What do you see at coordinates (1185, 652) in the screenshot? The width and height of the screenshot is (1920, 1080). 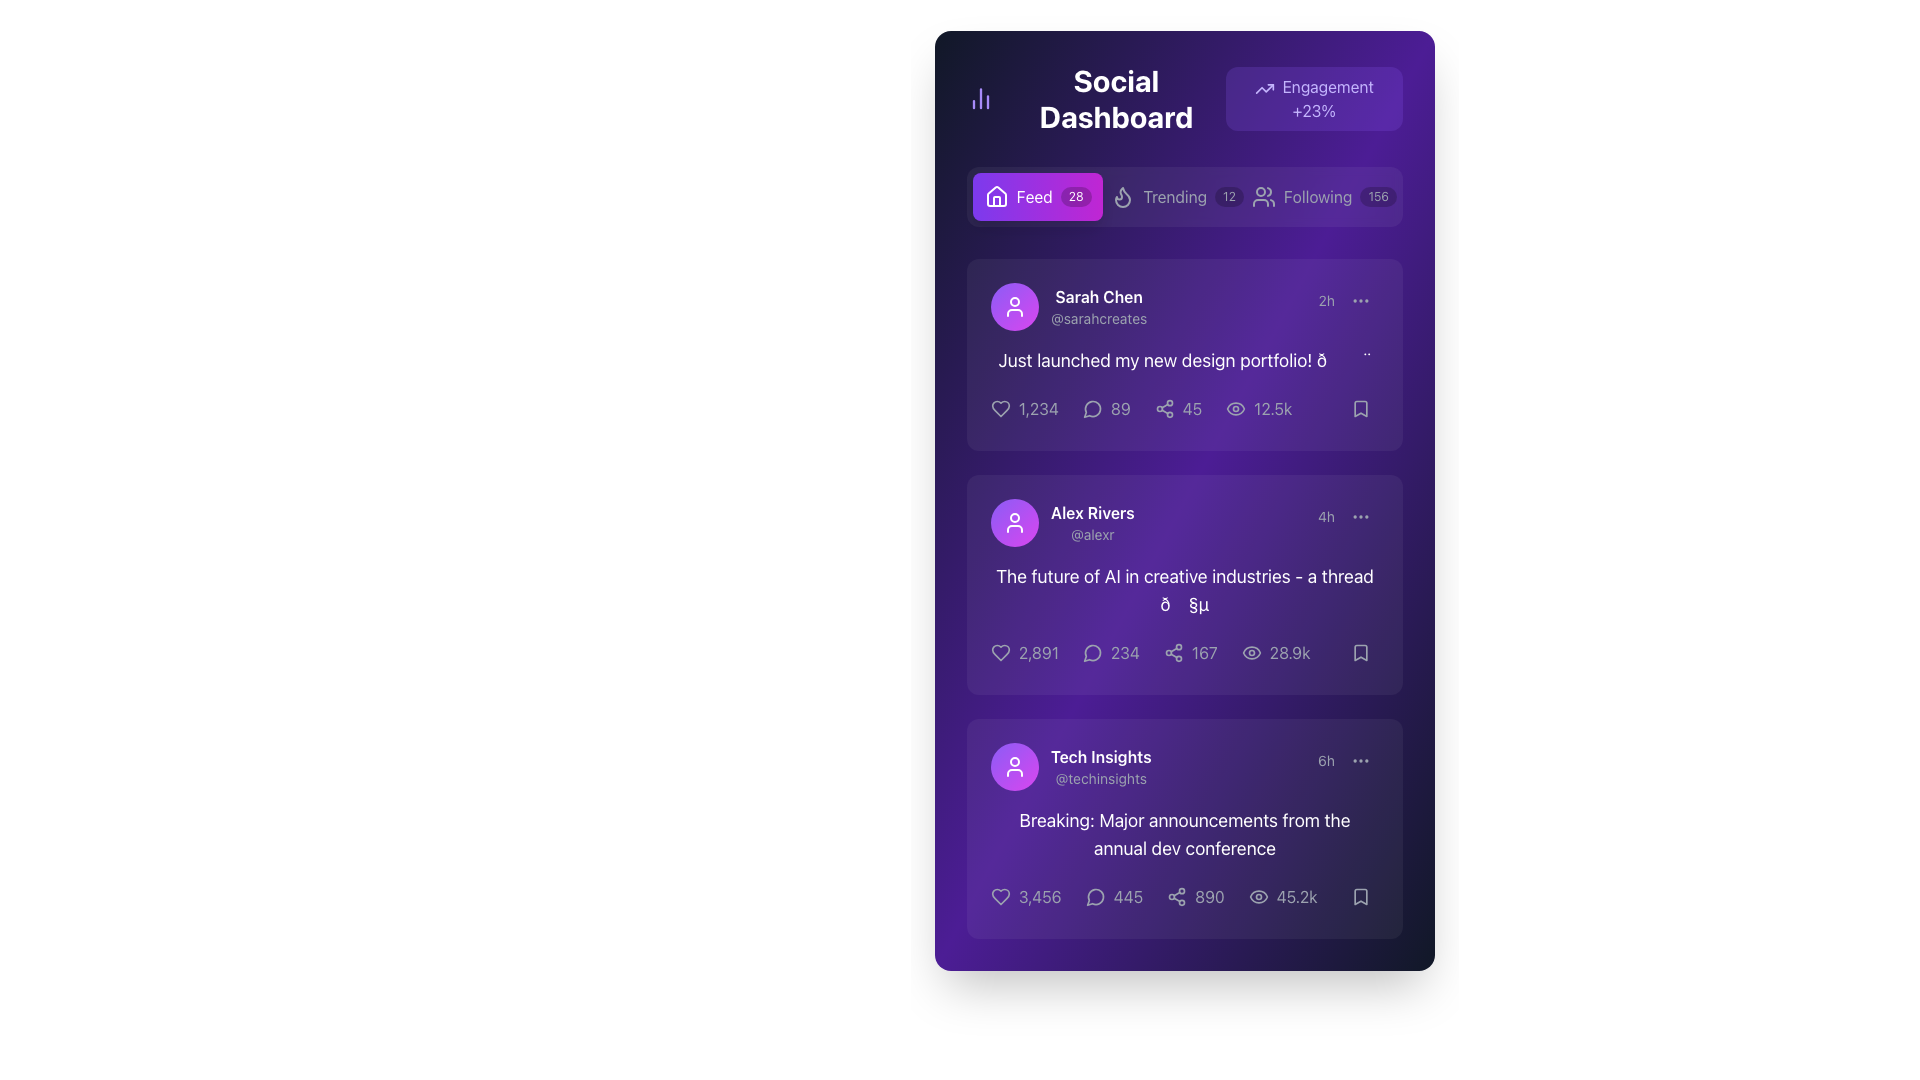 I see `the button with a share icon and the number '167' on a purple background` at bounding box center [1185, 652].